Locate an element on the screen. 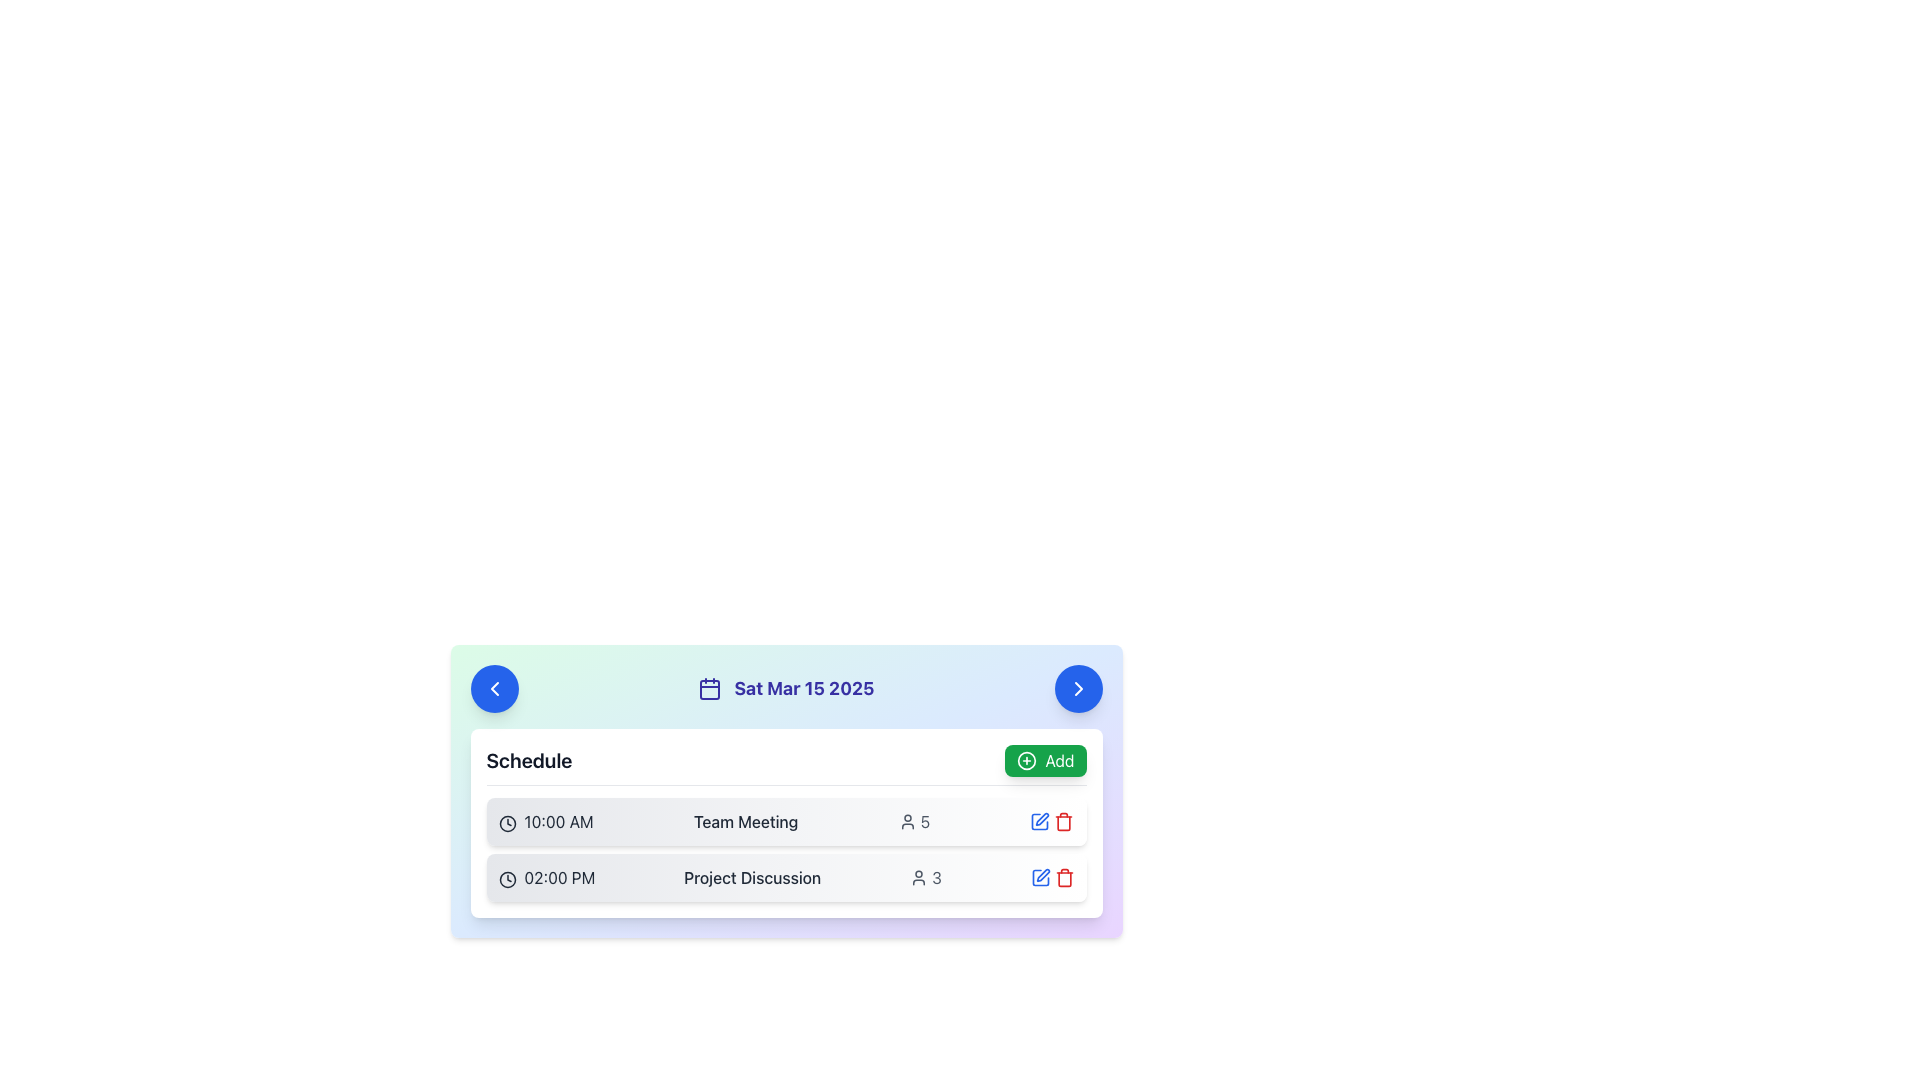  the Edit icon located to the right of the task description and participant count in the second row of the task scheduling interface is located at coordinates (1040, 877).